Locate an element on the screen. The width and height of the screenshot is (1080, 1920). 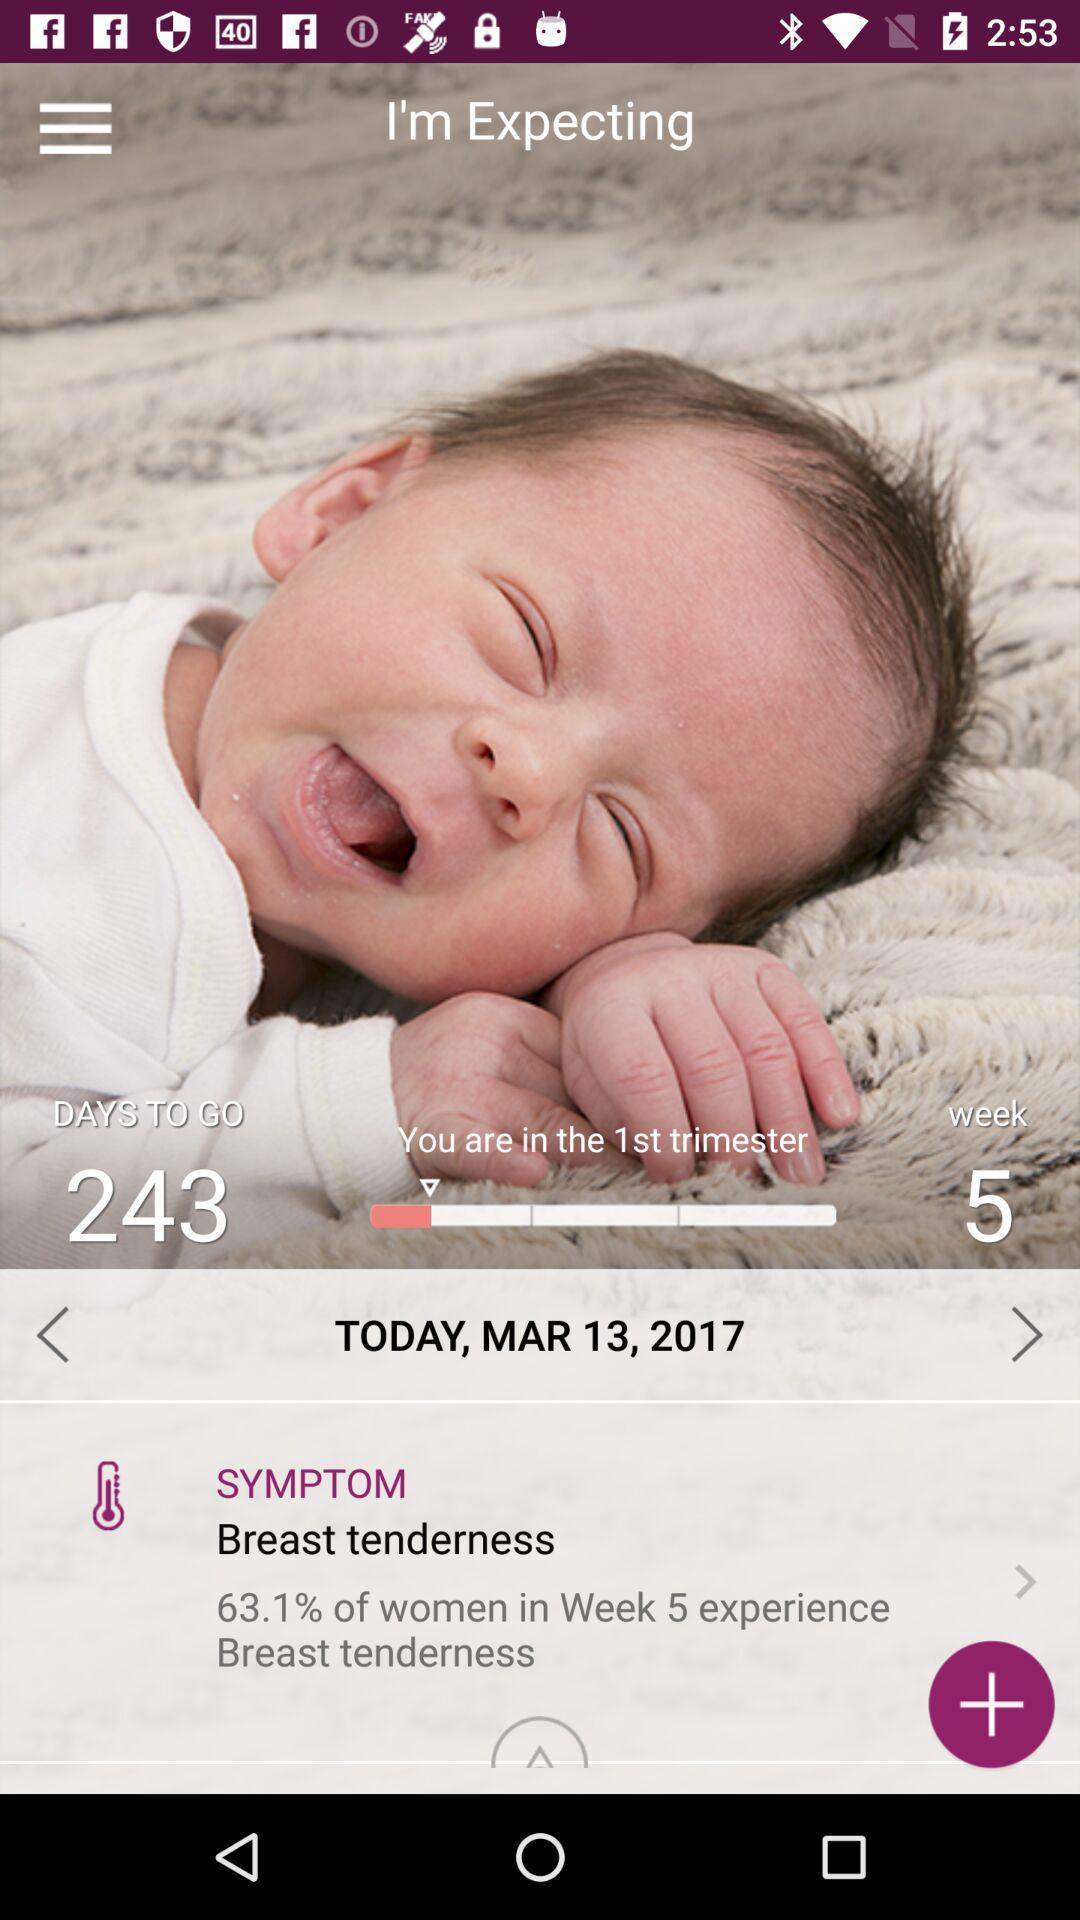
the icon to the left of the symptom app is located at coordinates (108, 1495).